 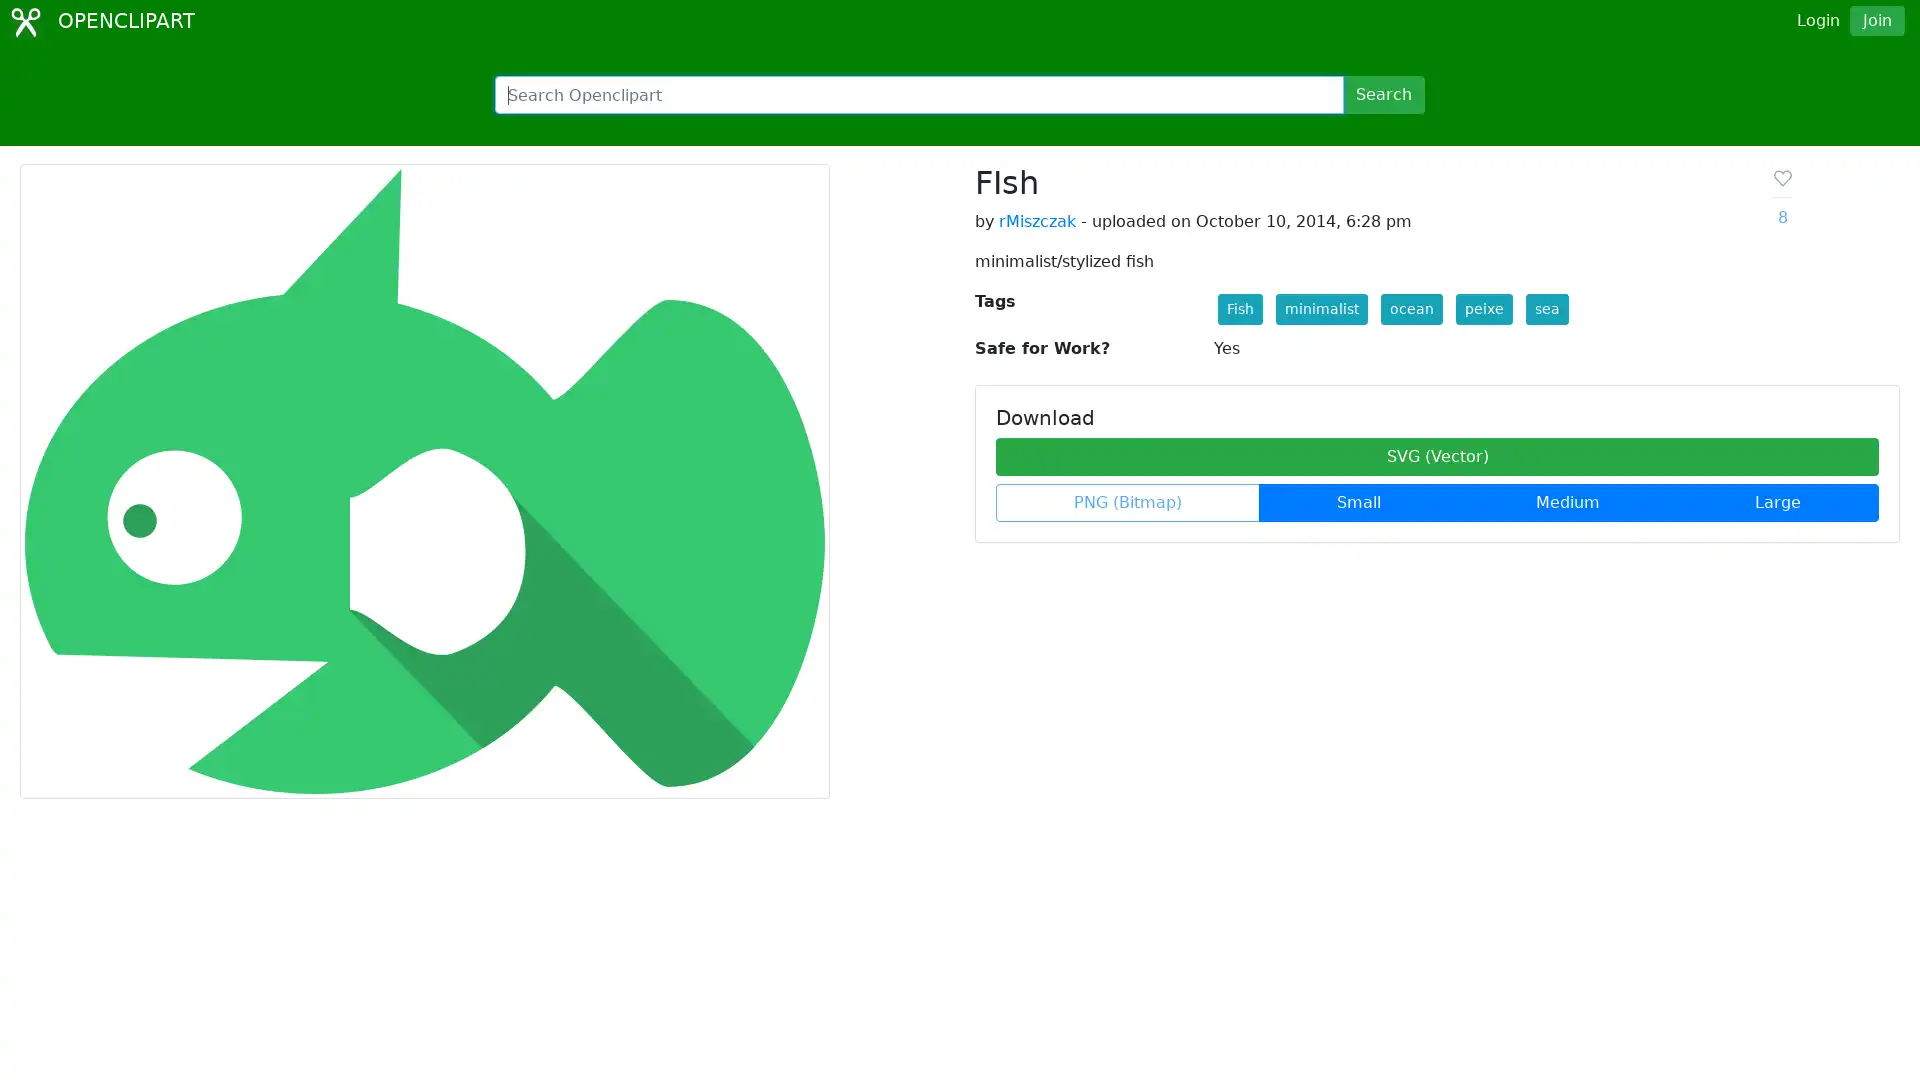 What do you see at coordinates (1545, 309) in the screenshot?
I see `sea` at bounding box center [1545, 309].